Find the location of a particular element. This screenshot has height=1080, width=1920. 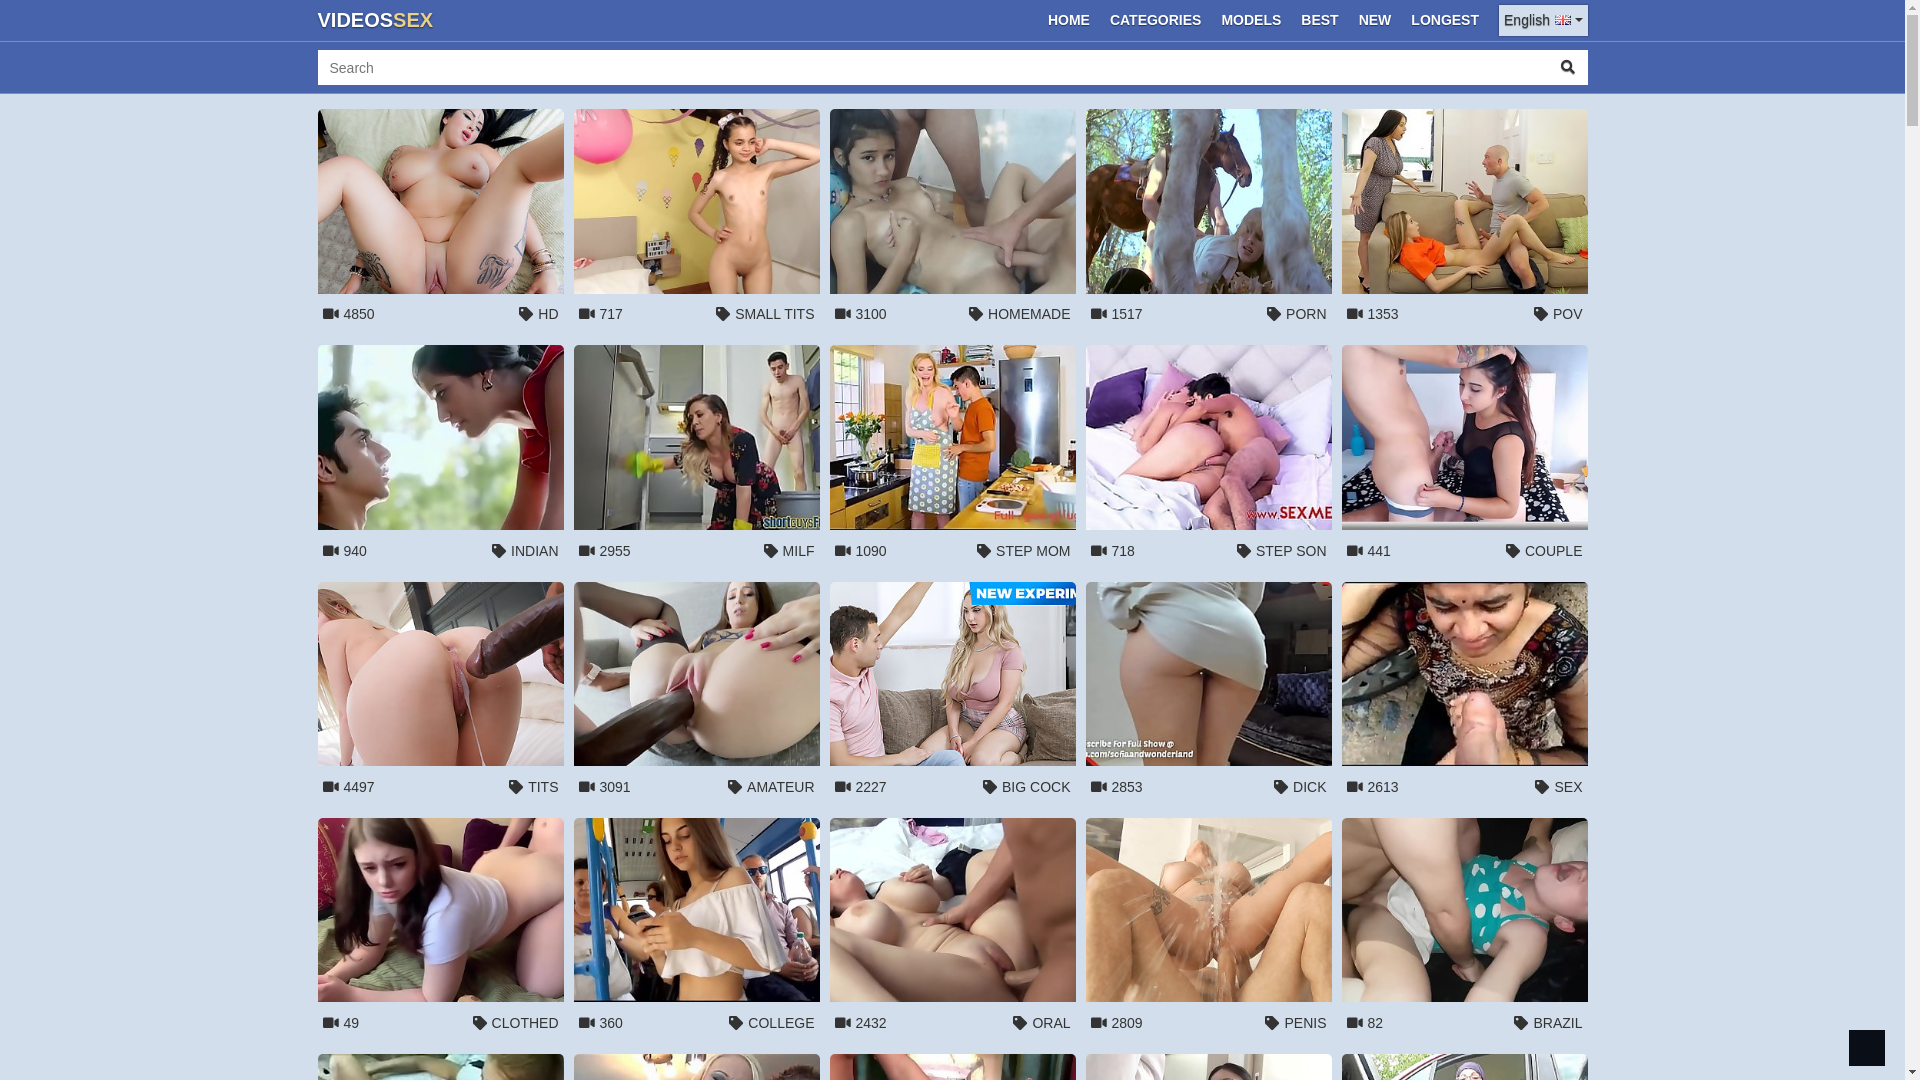

'2227 is located at coordinates (952, 693).